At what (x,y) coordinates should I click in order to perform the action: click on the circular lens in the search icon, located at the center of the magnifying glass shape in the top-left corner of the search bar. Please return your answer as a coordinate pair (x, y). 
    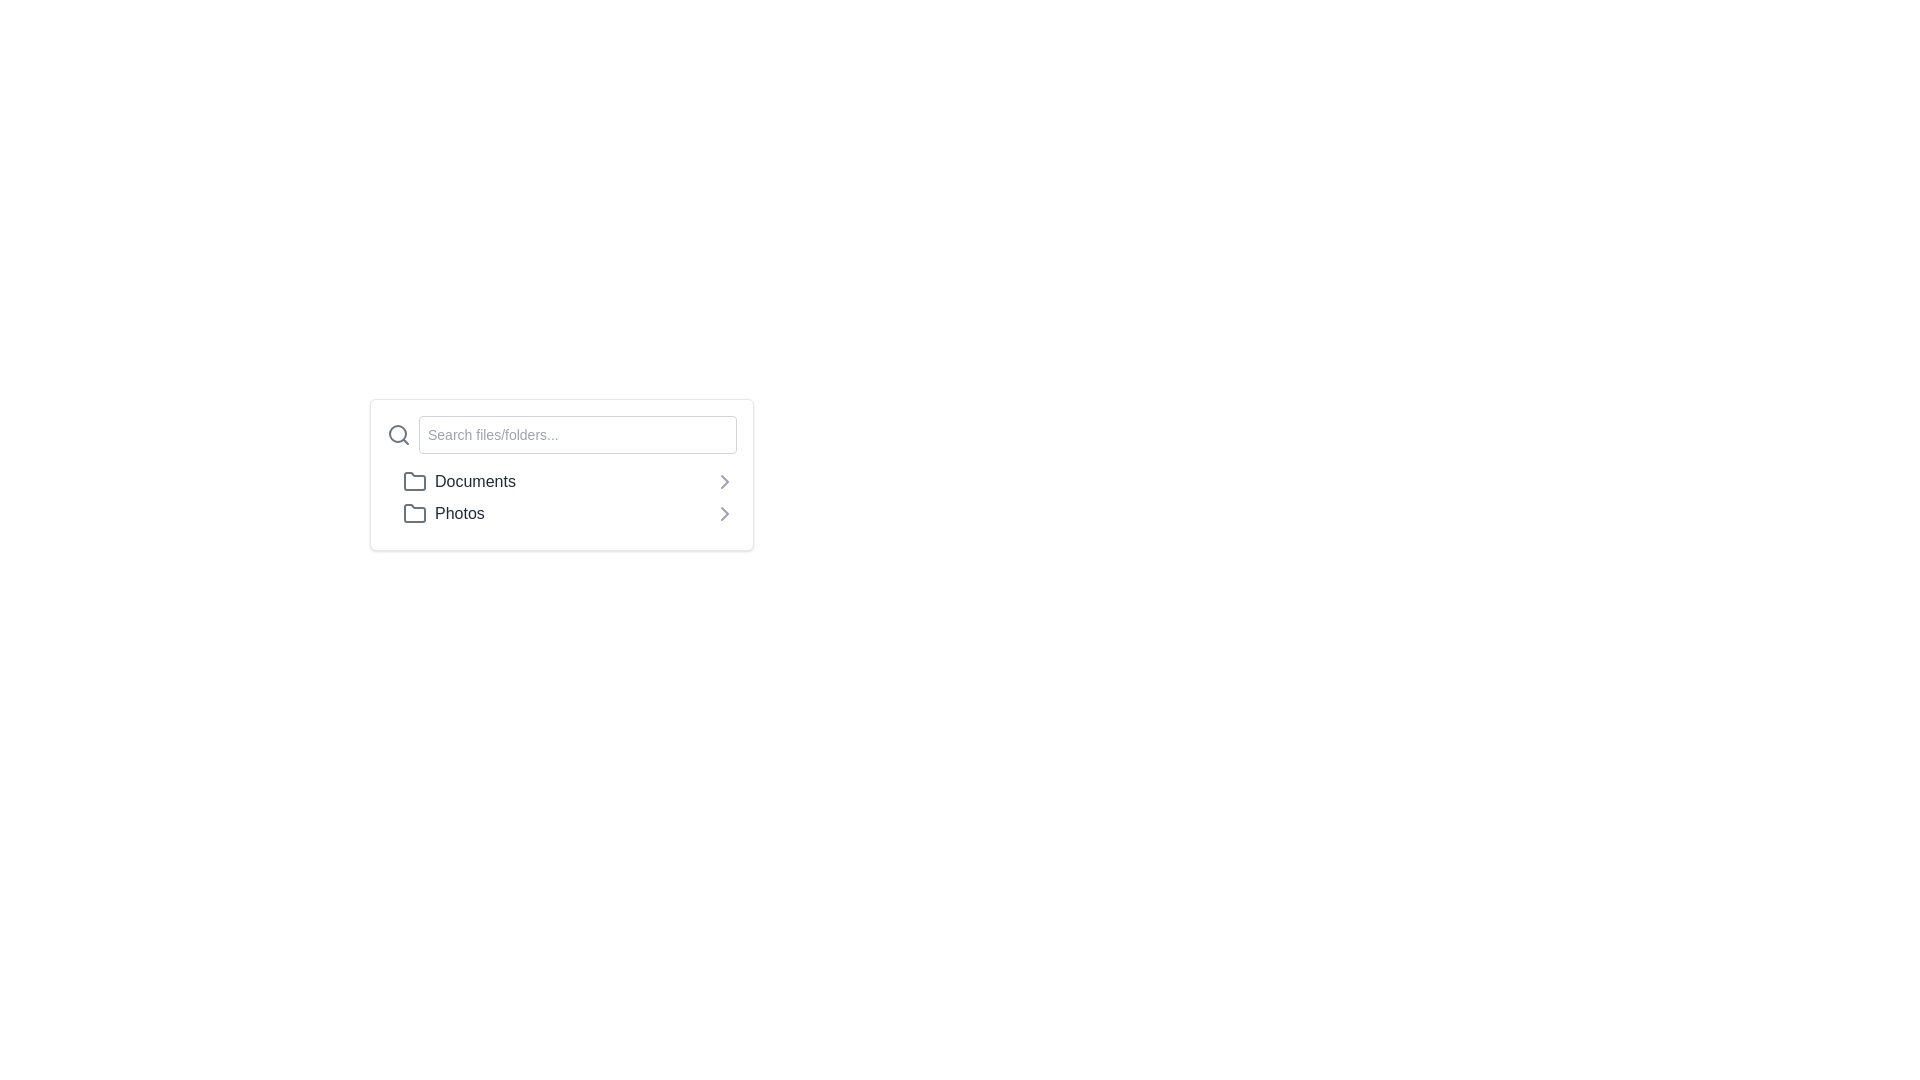
    Looking at the image, I should click on (398, 433).